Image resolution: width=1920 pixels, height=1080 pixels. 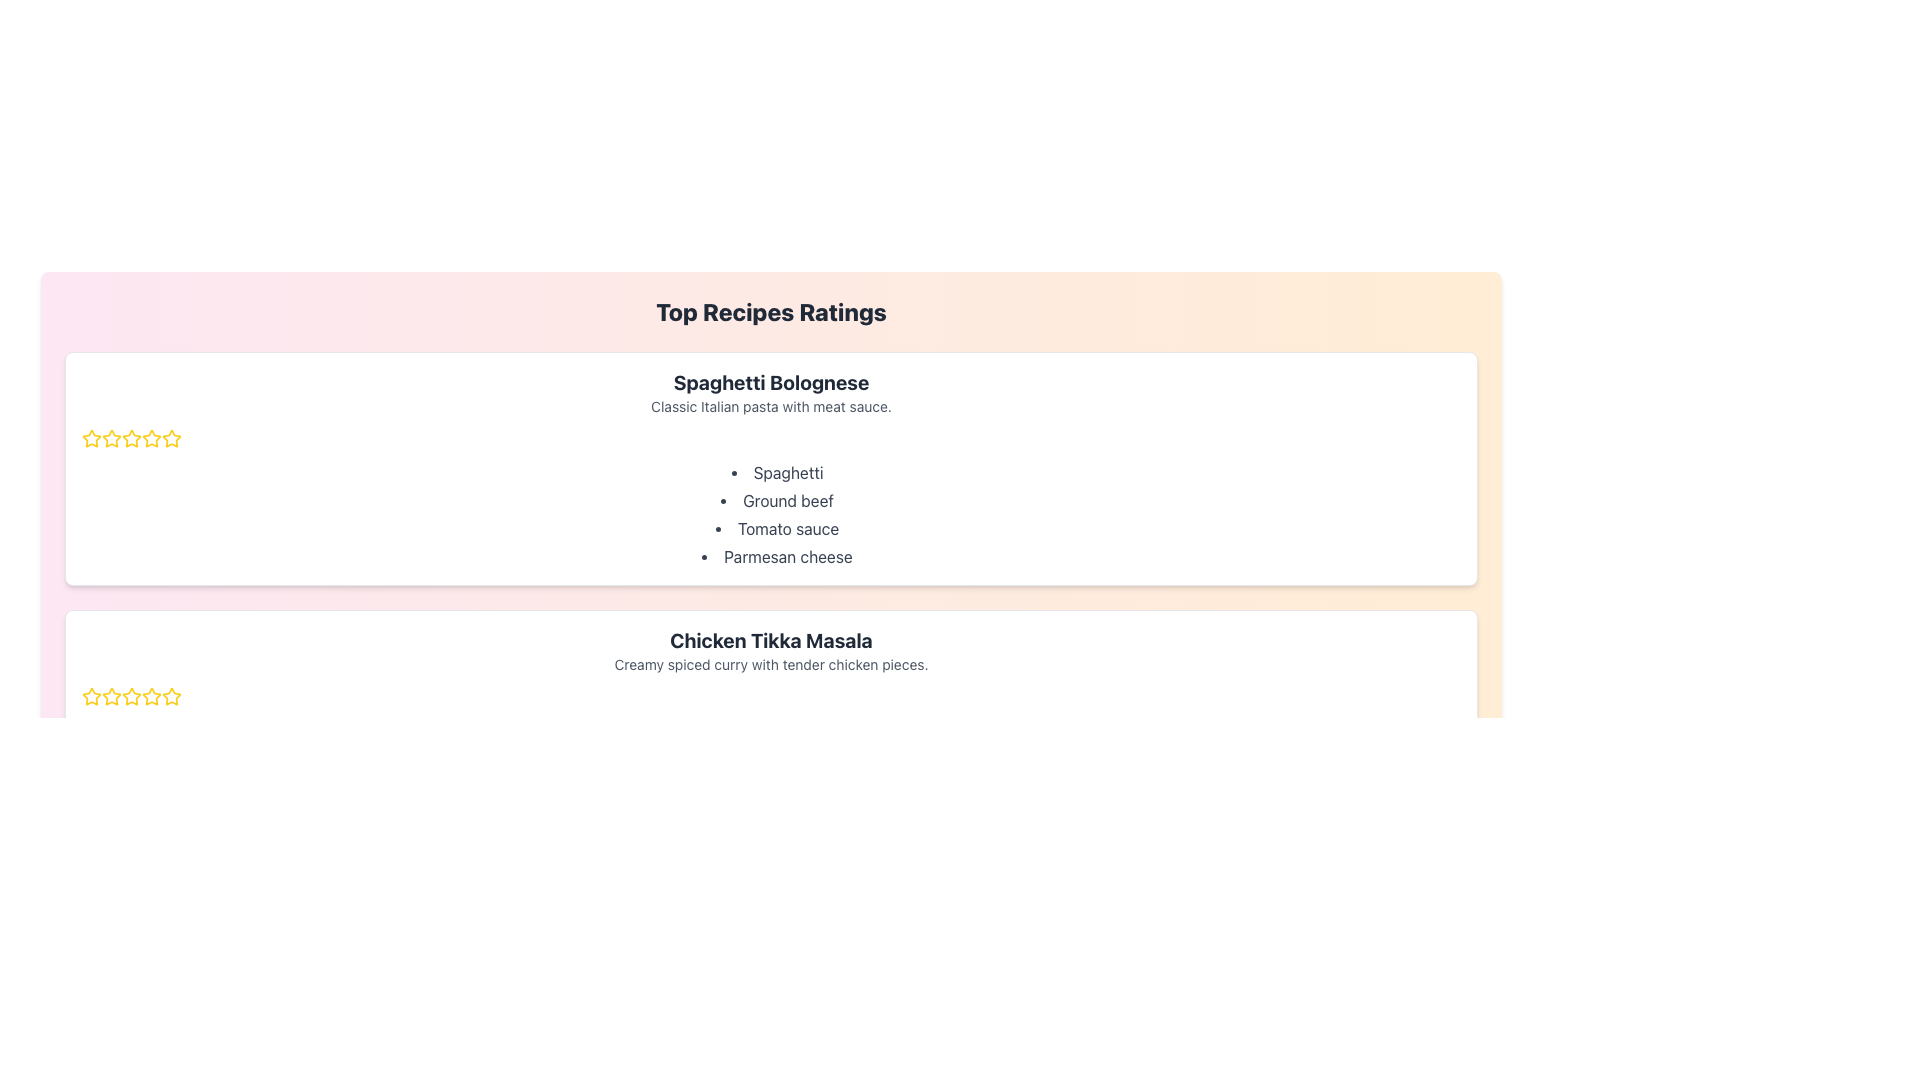 I want to click on the third star icon in the rating component for the 'Spaghetti Bolognese' to rate it, so click(x=110, y=438).